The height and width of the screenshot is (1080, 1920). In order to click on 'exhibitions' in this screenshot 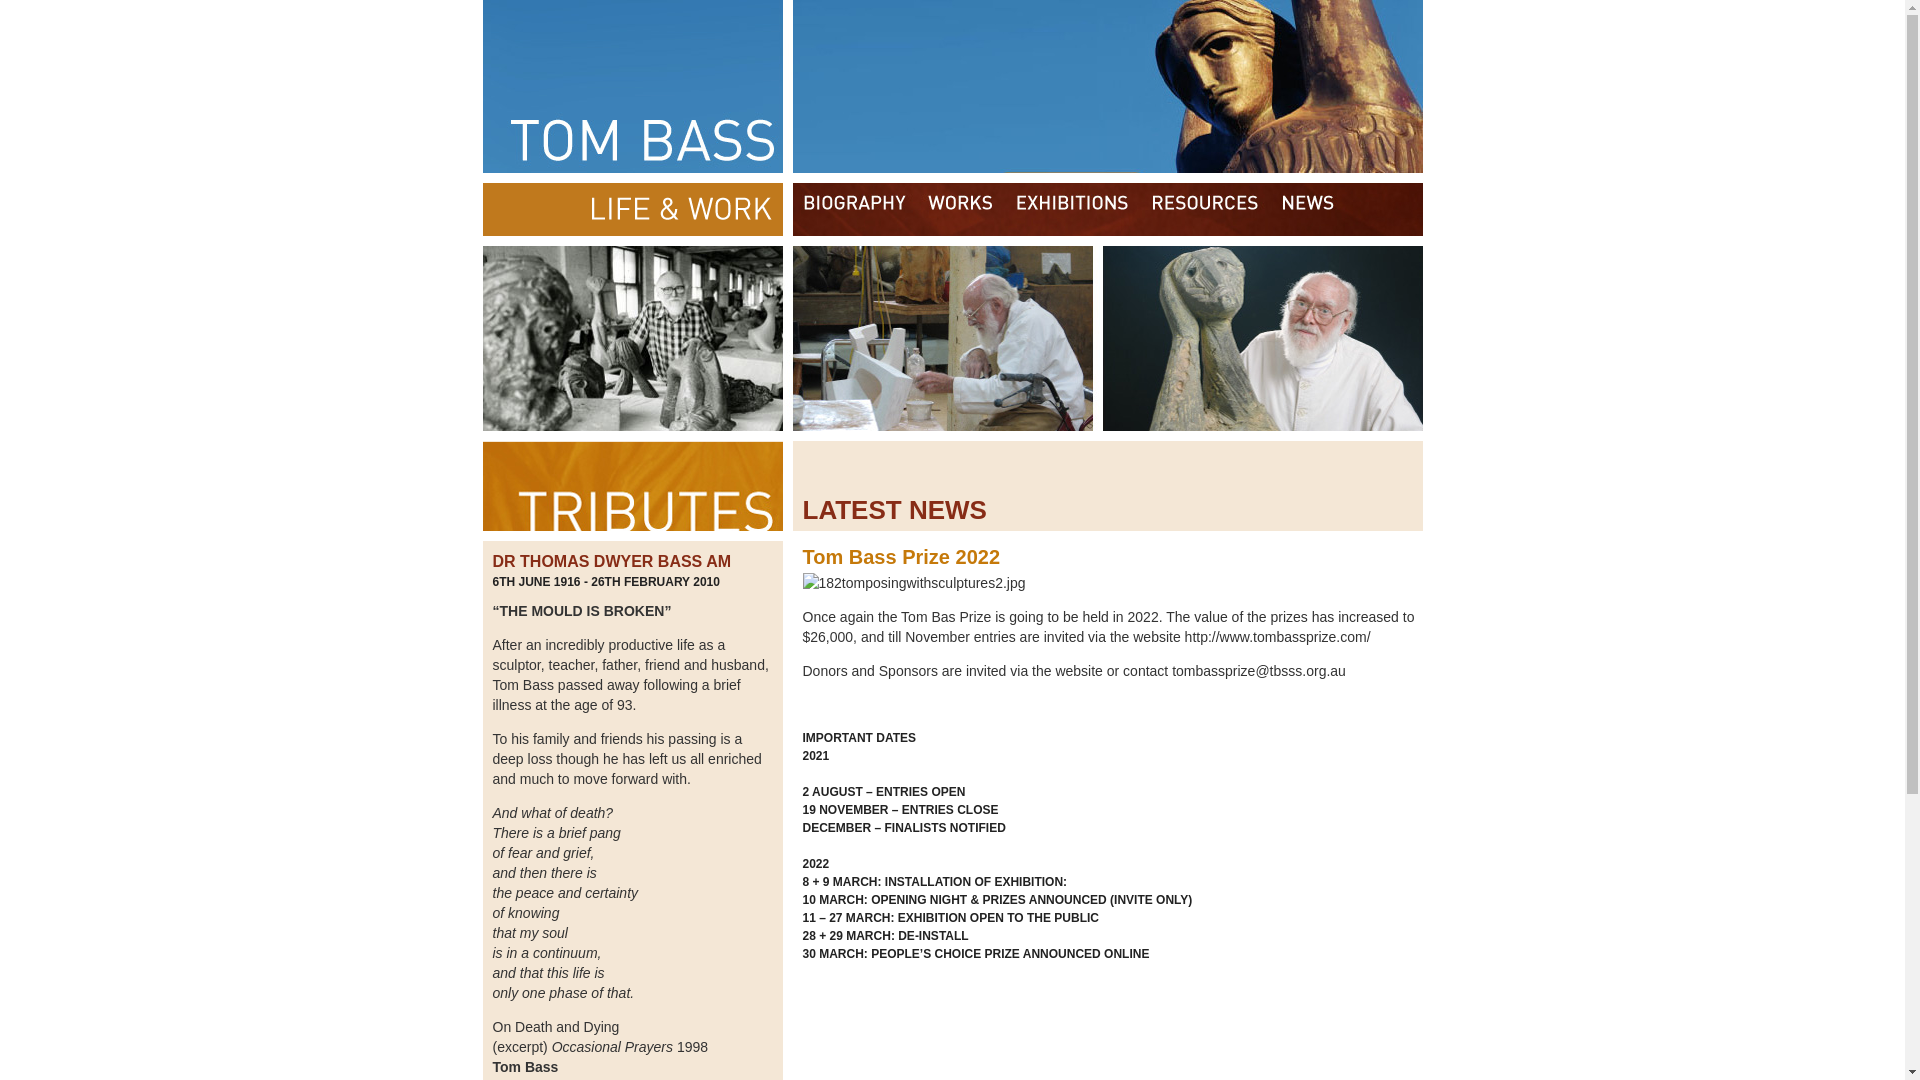, I will do `click(1070, 209)`.